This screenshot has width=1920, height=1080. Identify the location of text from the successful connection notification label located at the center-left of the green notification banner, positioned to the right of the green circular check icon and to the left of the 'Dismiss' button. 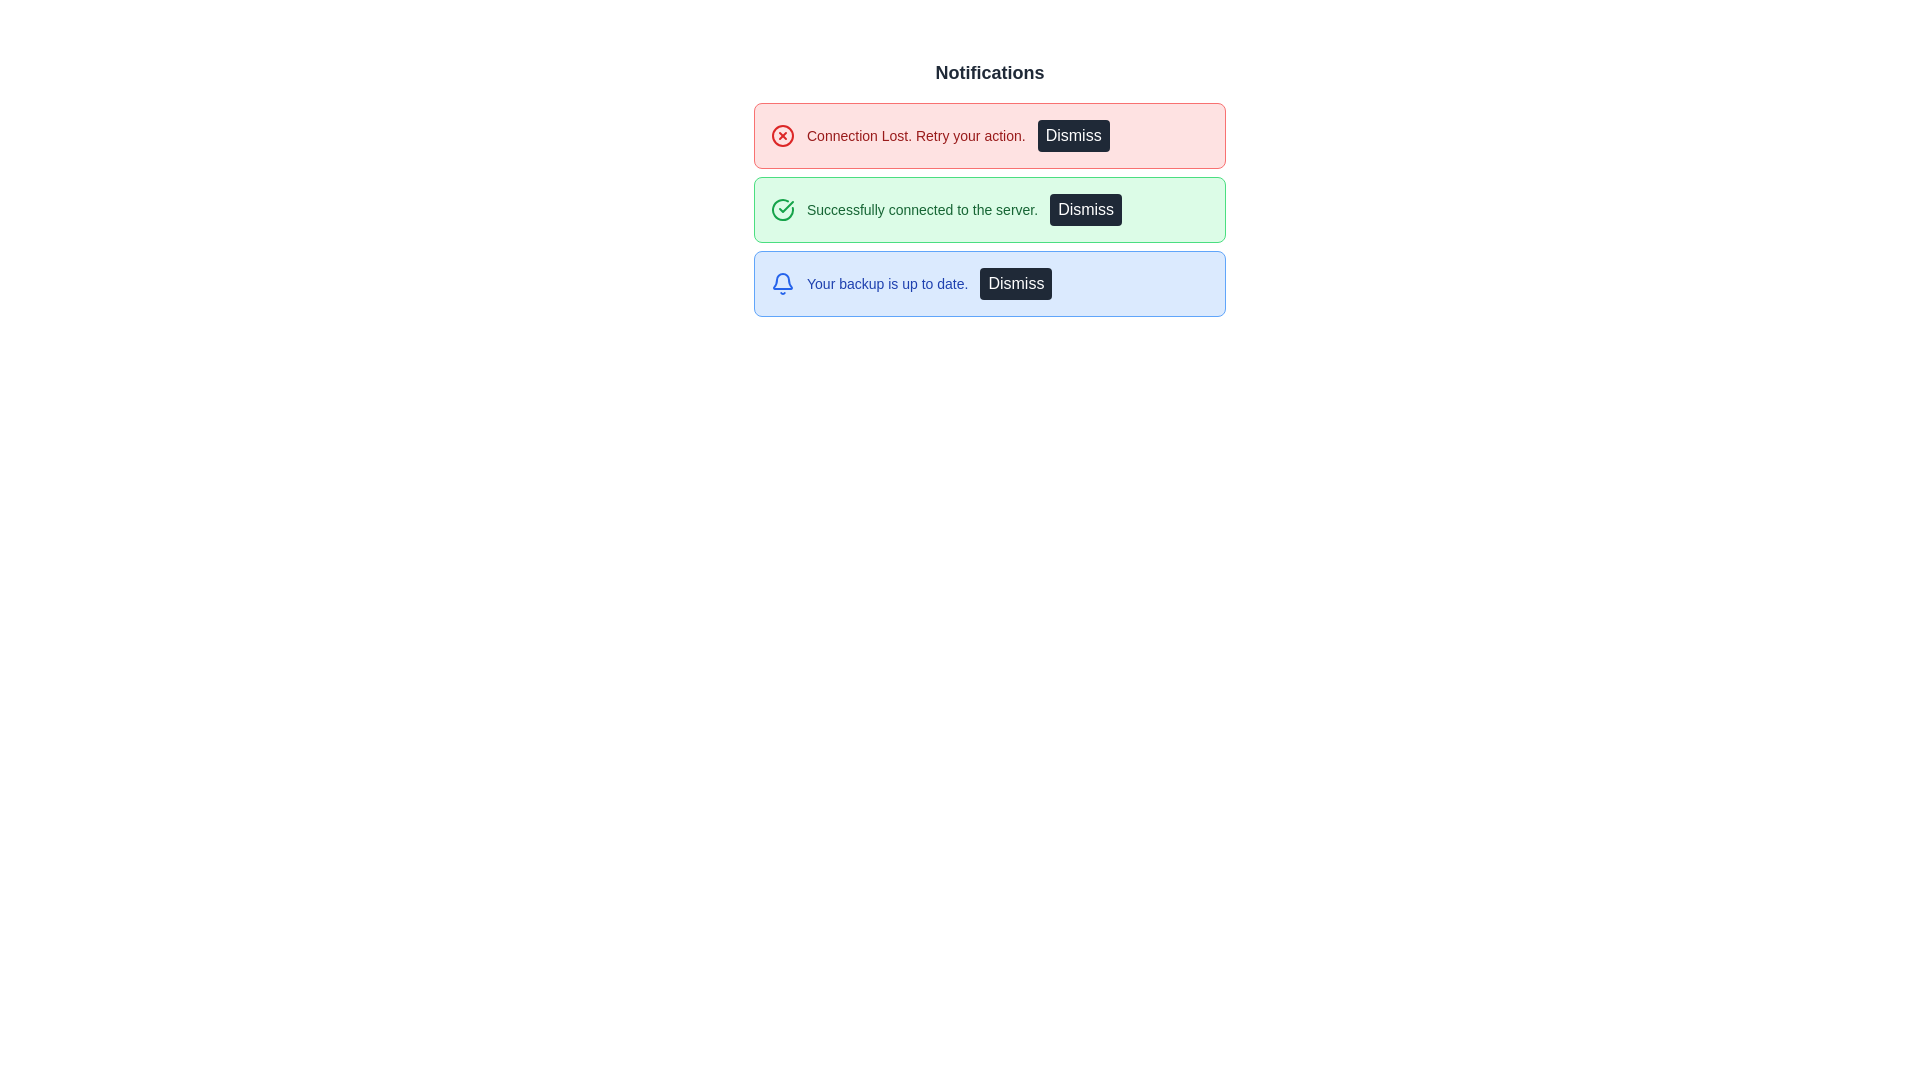
(921, 209).